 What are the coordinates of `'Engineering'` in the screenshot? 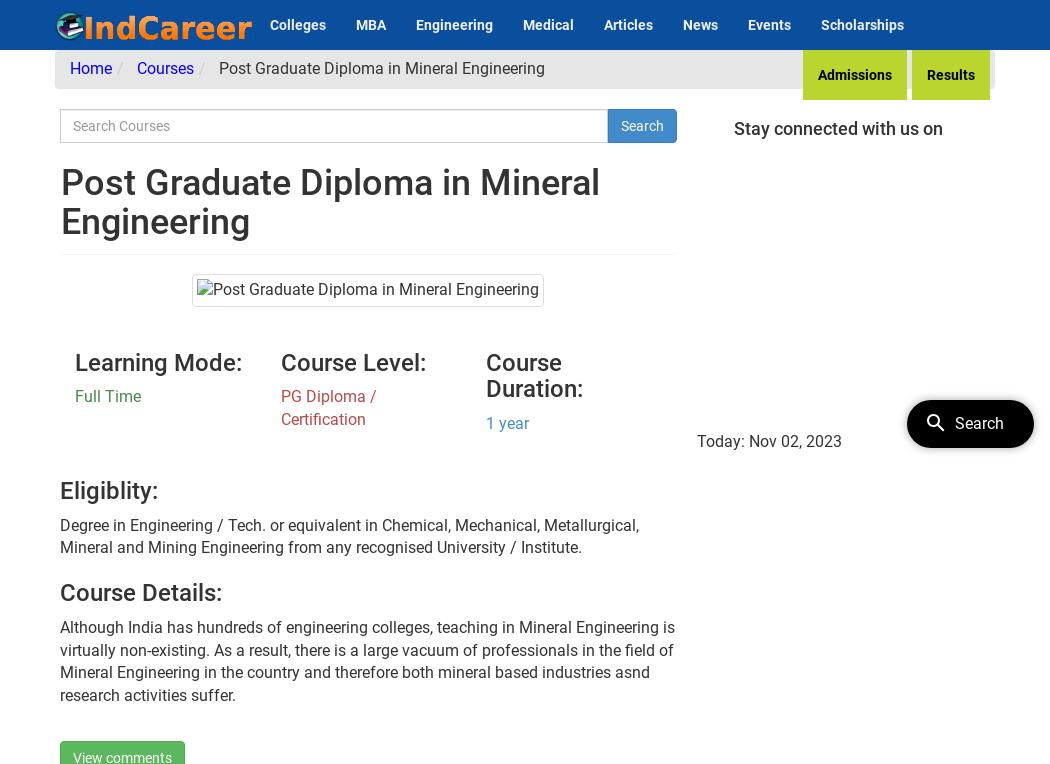 It's located at (415, 23).